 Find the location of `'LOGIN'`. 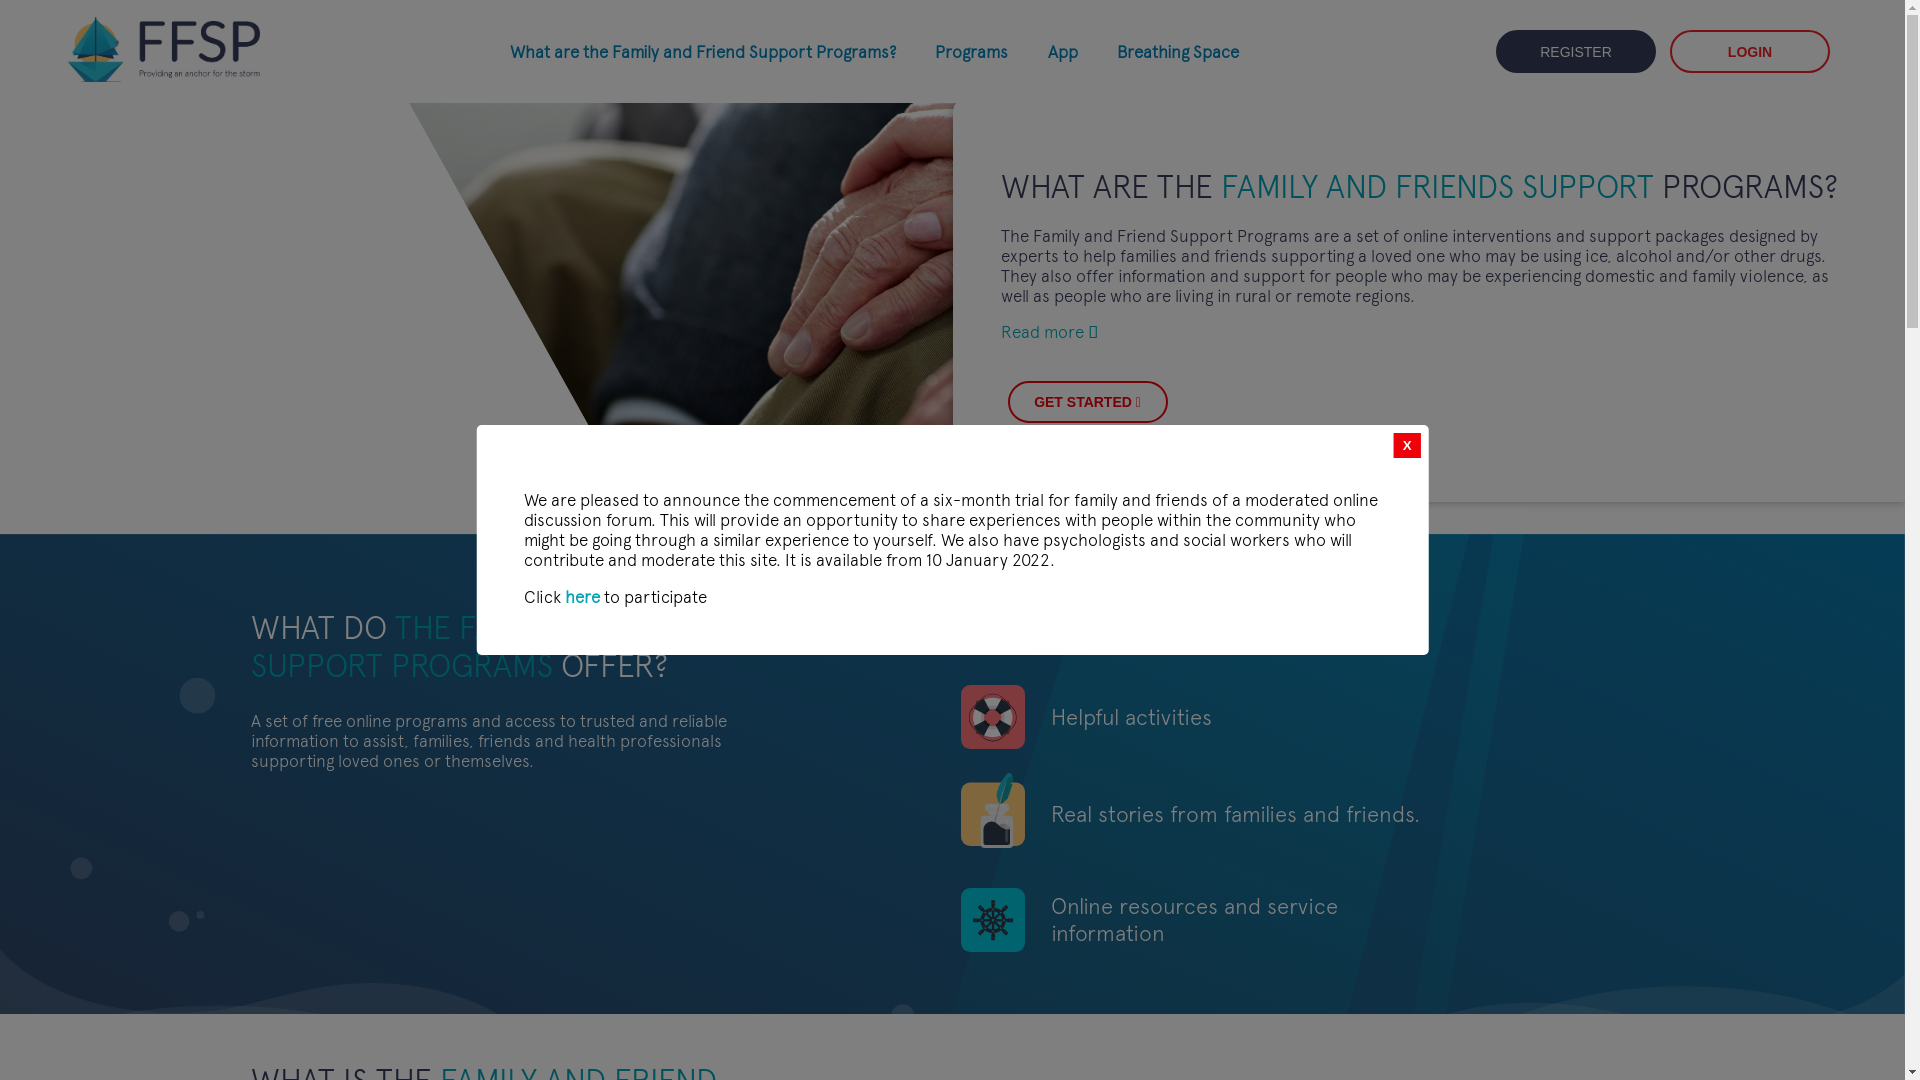

'LOGIN' is located at coordinates (1749, 49).